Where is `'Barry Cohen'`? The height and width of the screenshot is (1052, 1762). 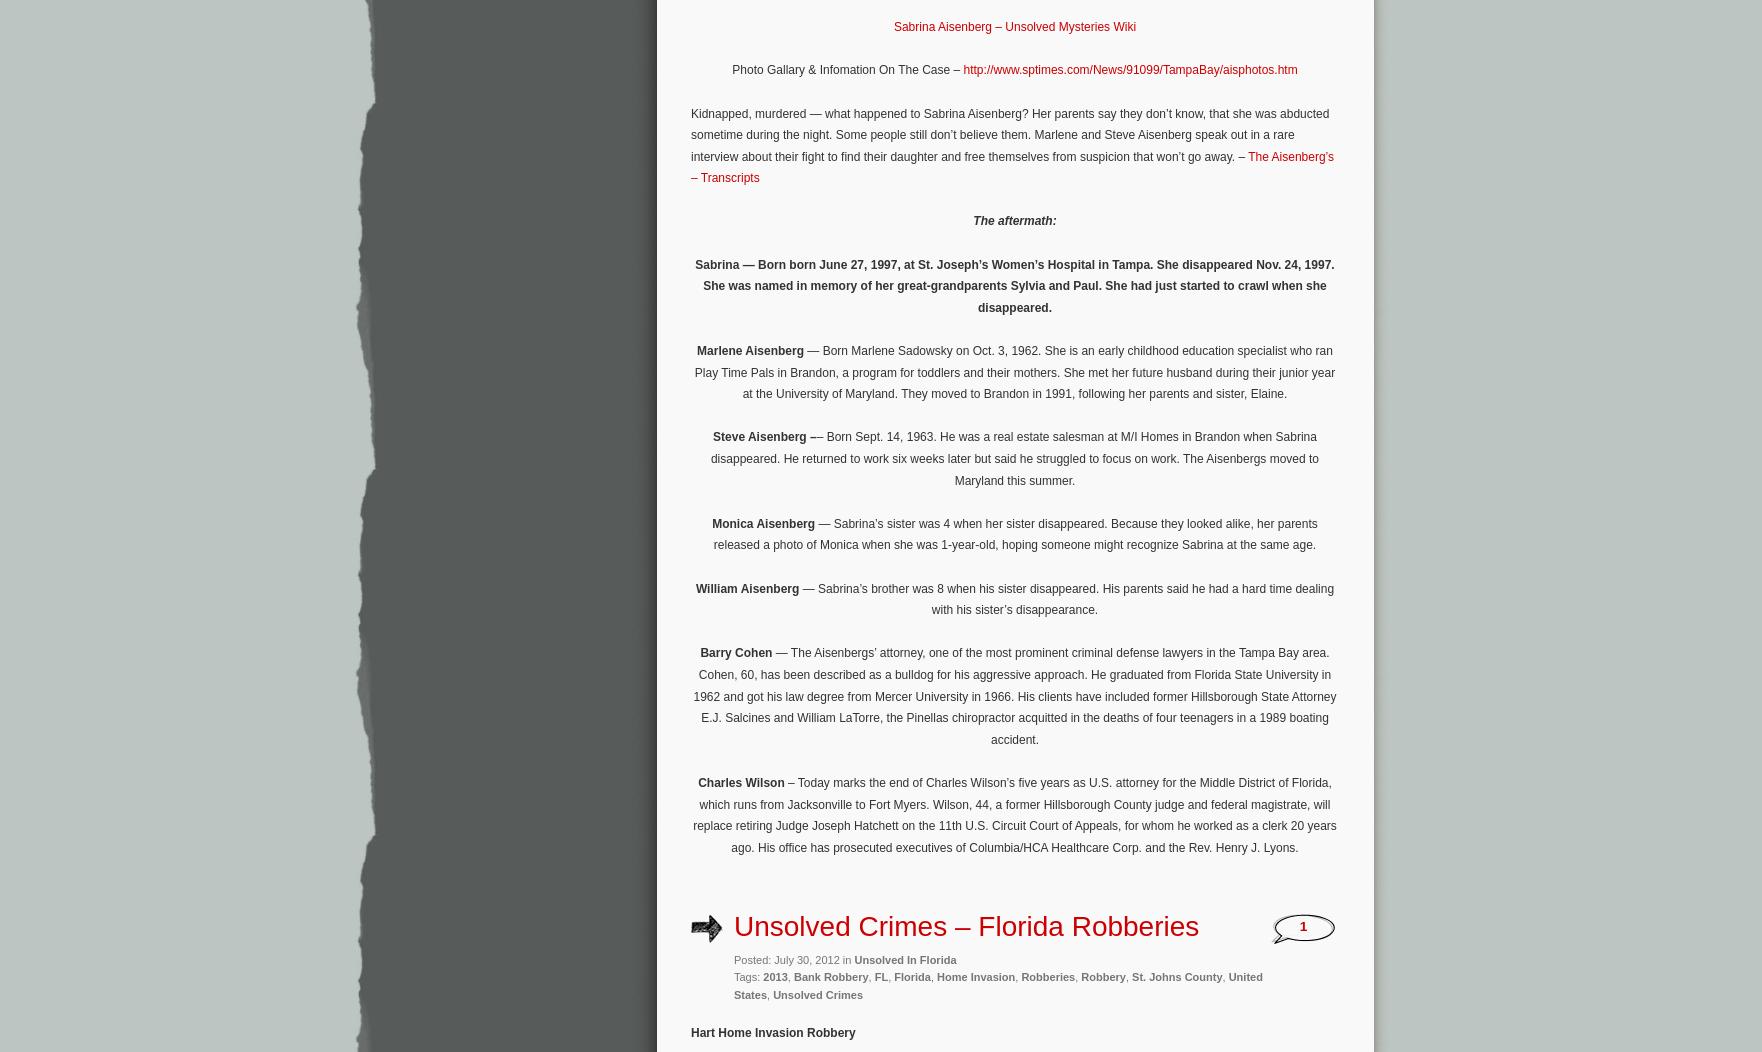
'Barry Cohen' is located at coordinates (734, 652).